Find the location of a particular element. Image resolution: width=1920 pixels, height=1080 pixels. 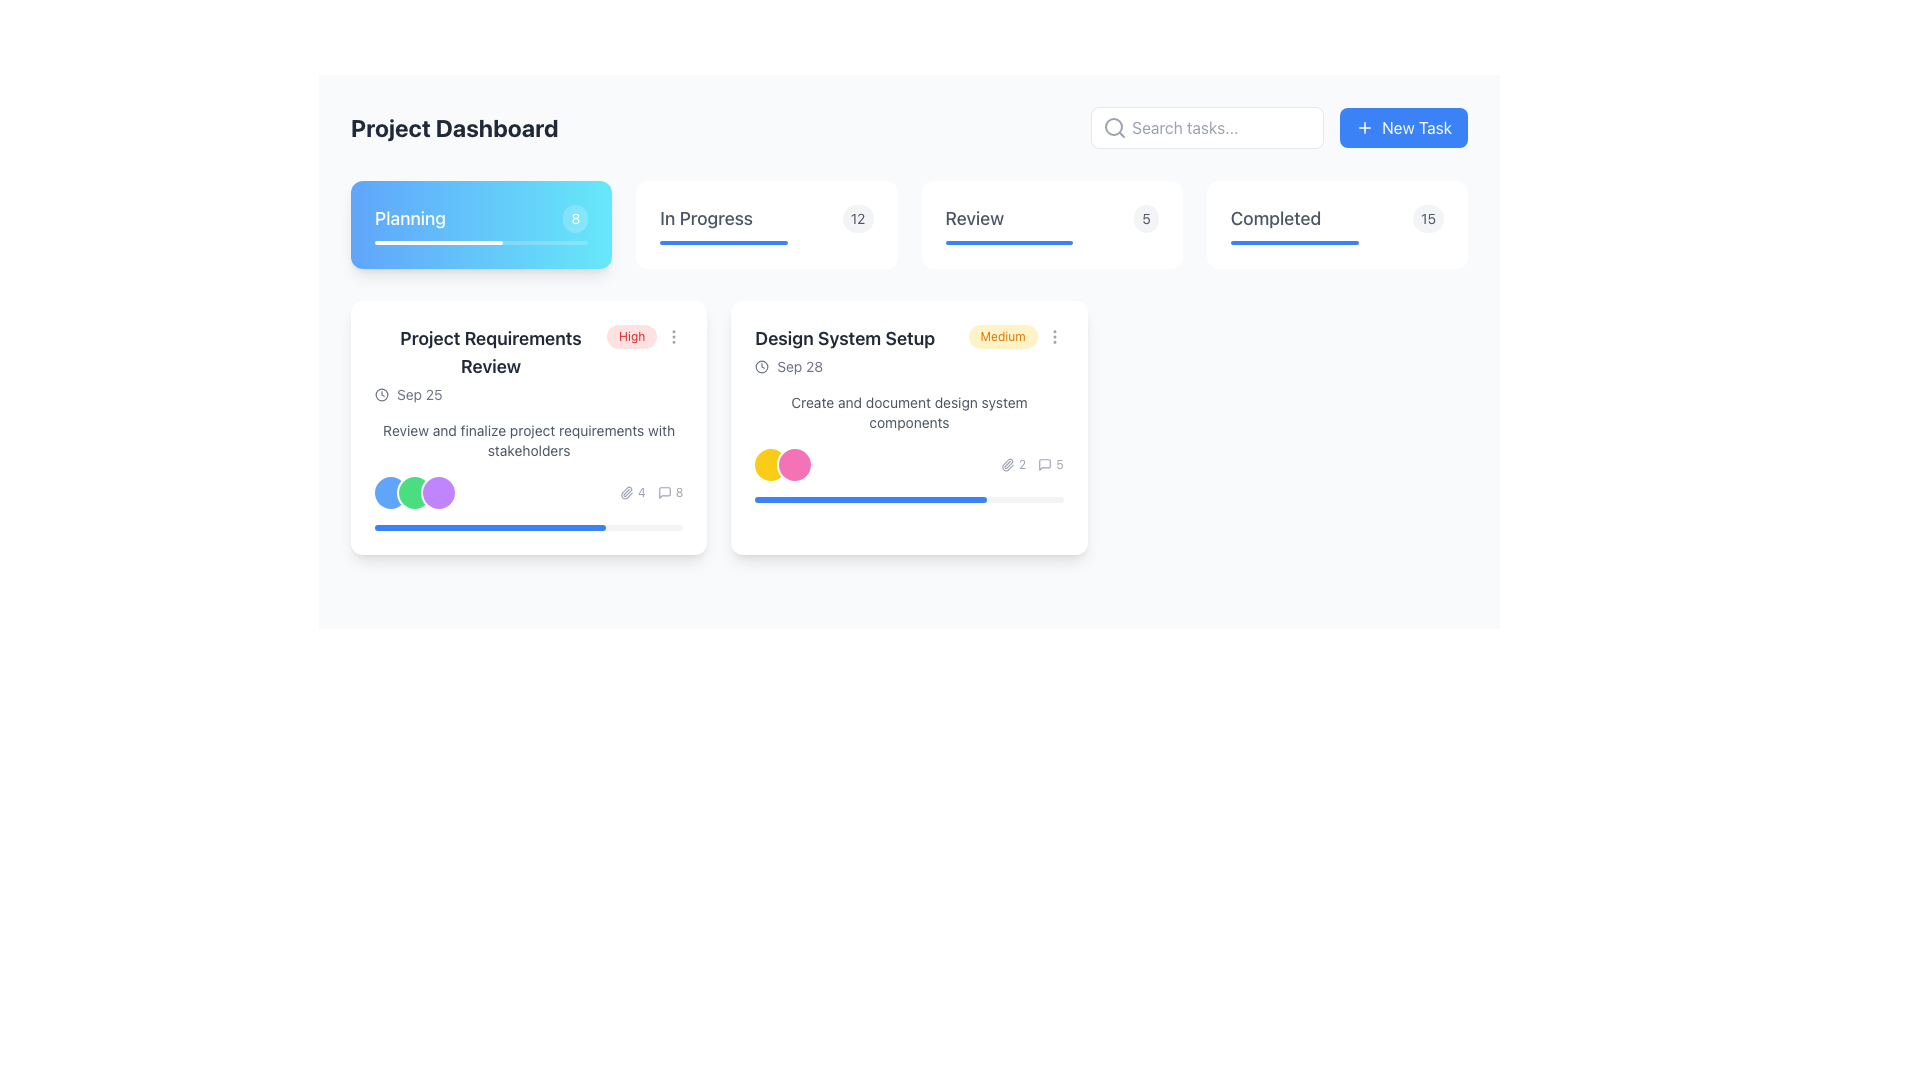

the Progress bar located in the 'In Progress' section, positioned between the 'Planning' and 'Review' sections, representing task completion is located at coordinates (723, 242).